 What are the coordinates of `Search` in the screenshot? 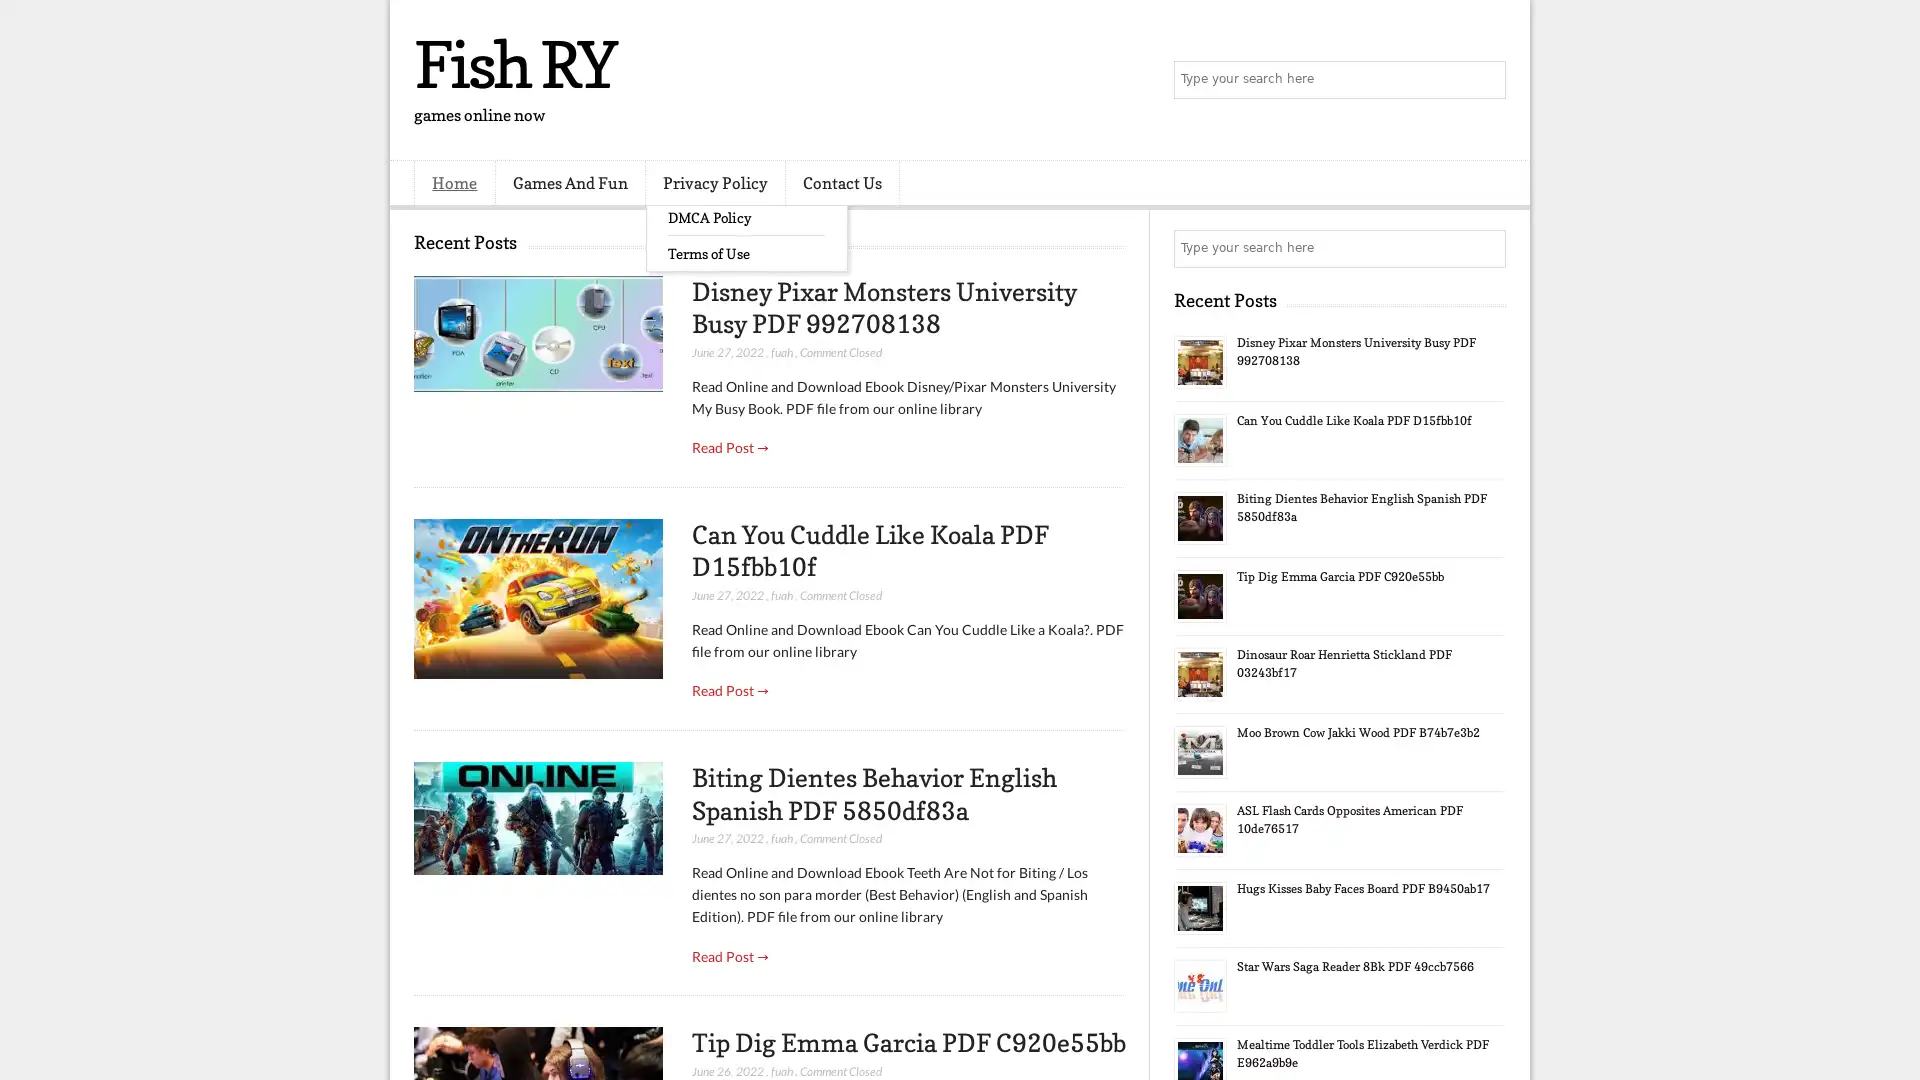 It's located at (1485, 248).